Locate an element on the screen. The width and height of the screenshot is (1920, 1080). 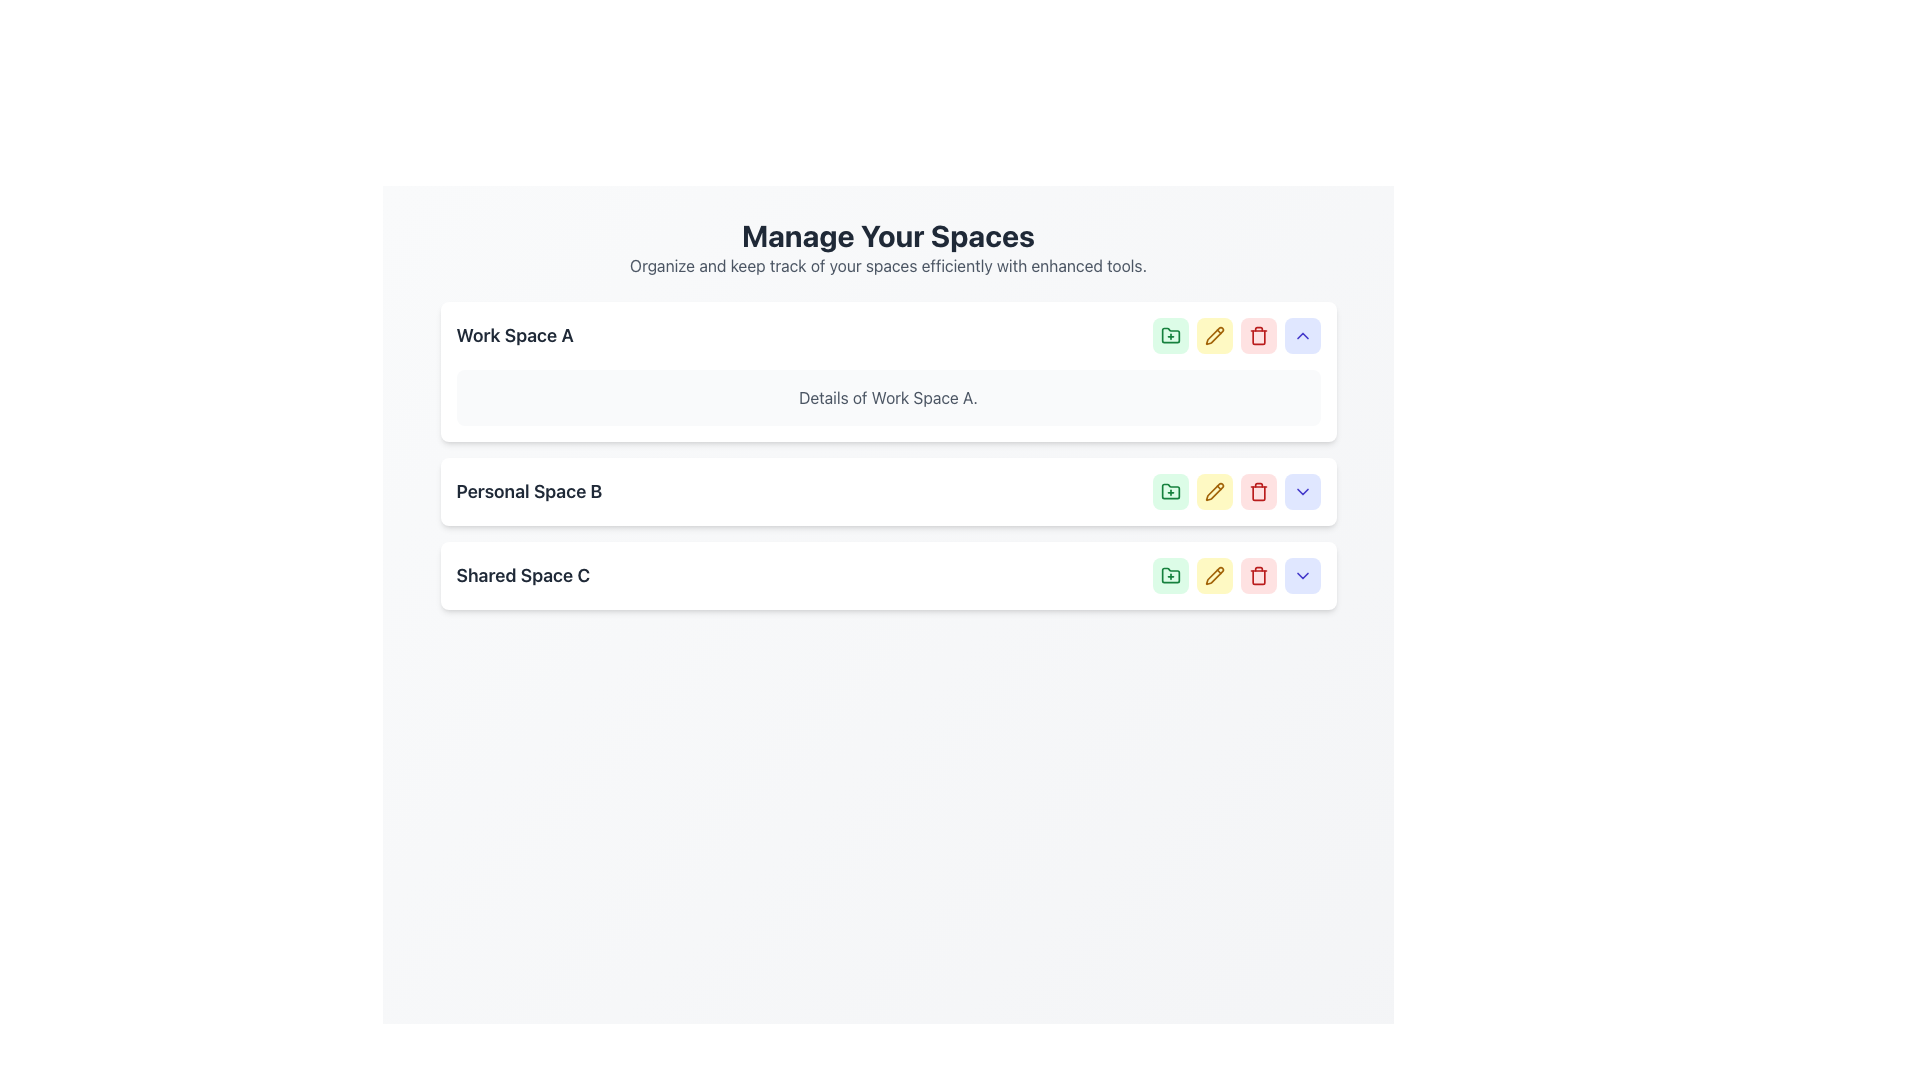
descriptive text content located under the heading 'Work Space A' in the first card of the vertical list of workspace cards is located at coordinates (887, 397).